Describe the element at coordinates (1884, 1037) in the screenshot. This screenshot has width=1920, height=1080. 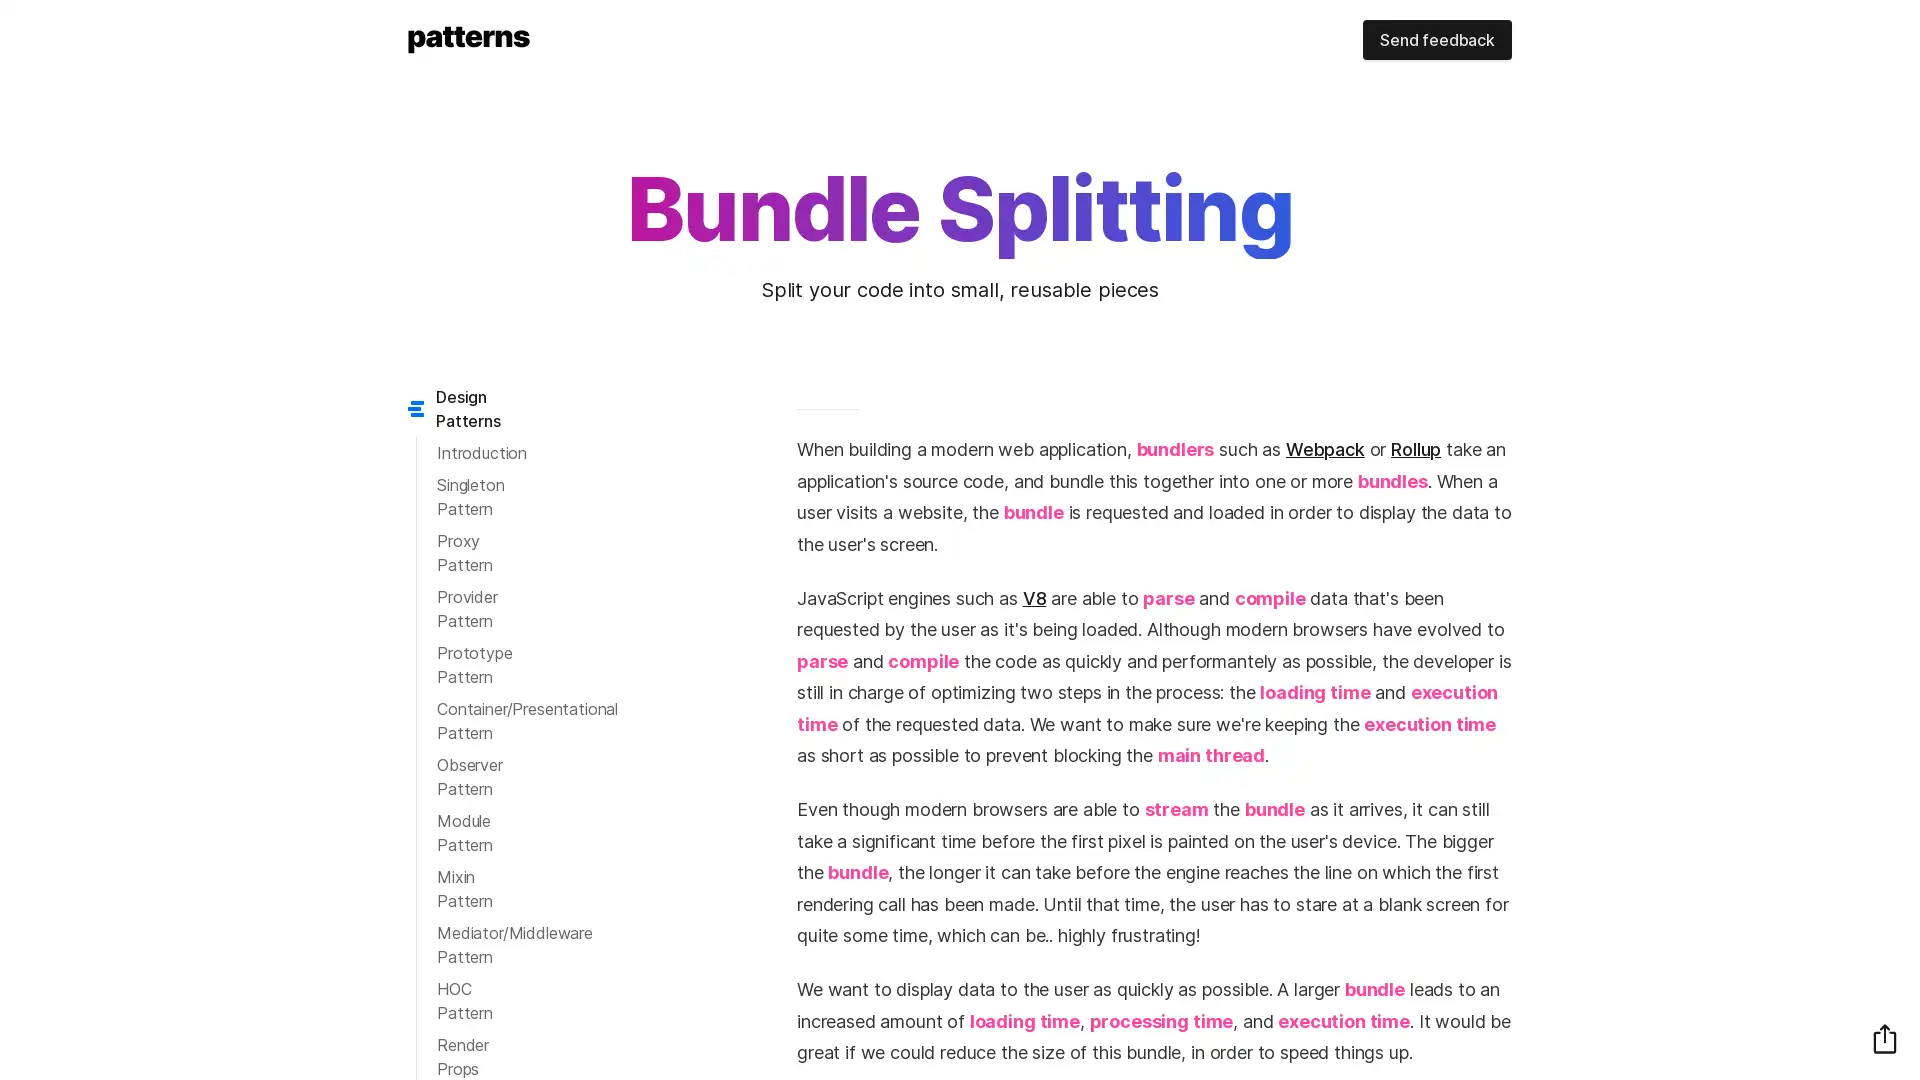
I see `Share` at that location.